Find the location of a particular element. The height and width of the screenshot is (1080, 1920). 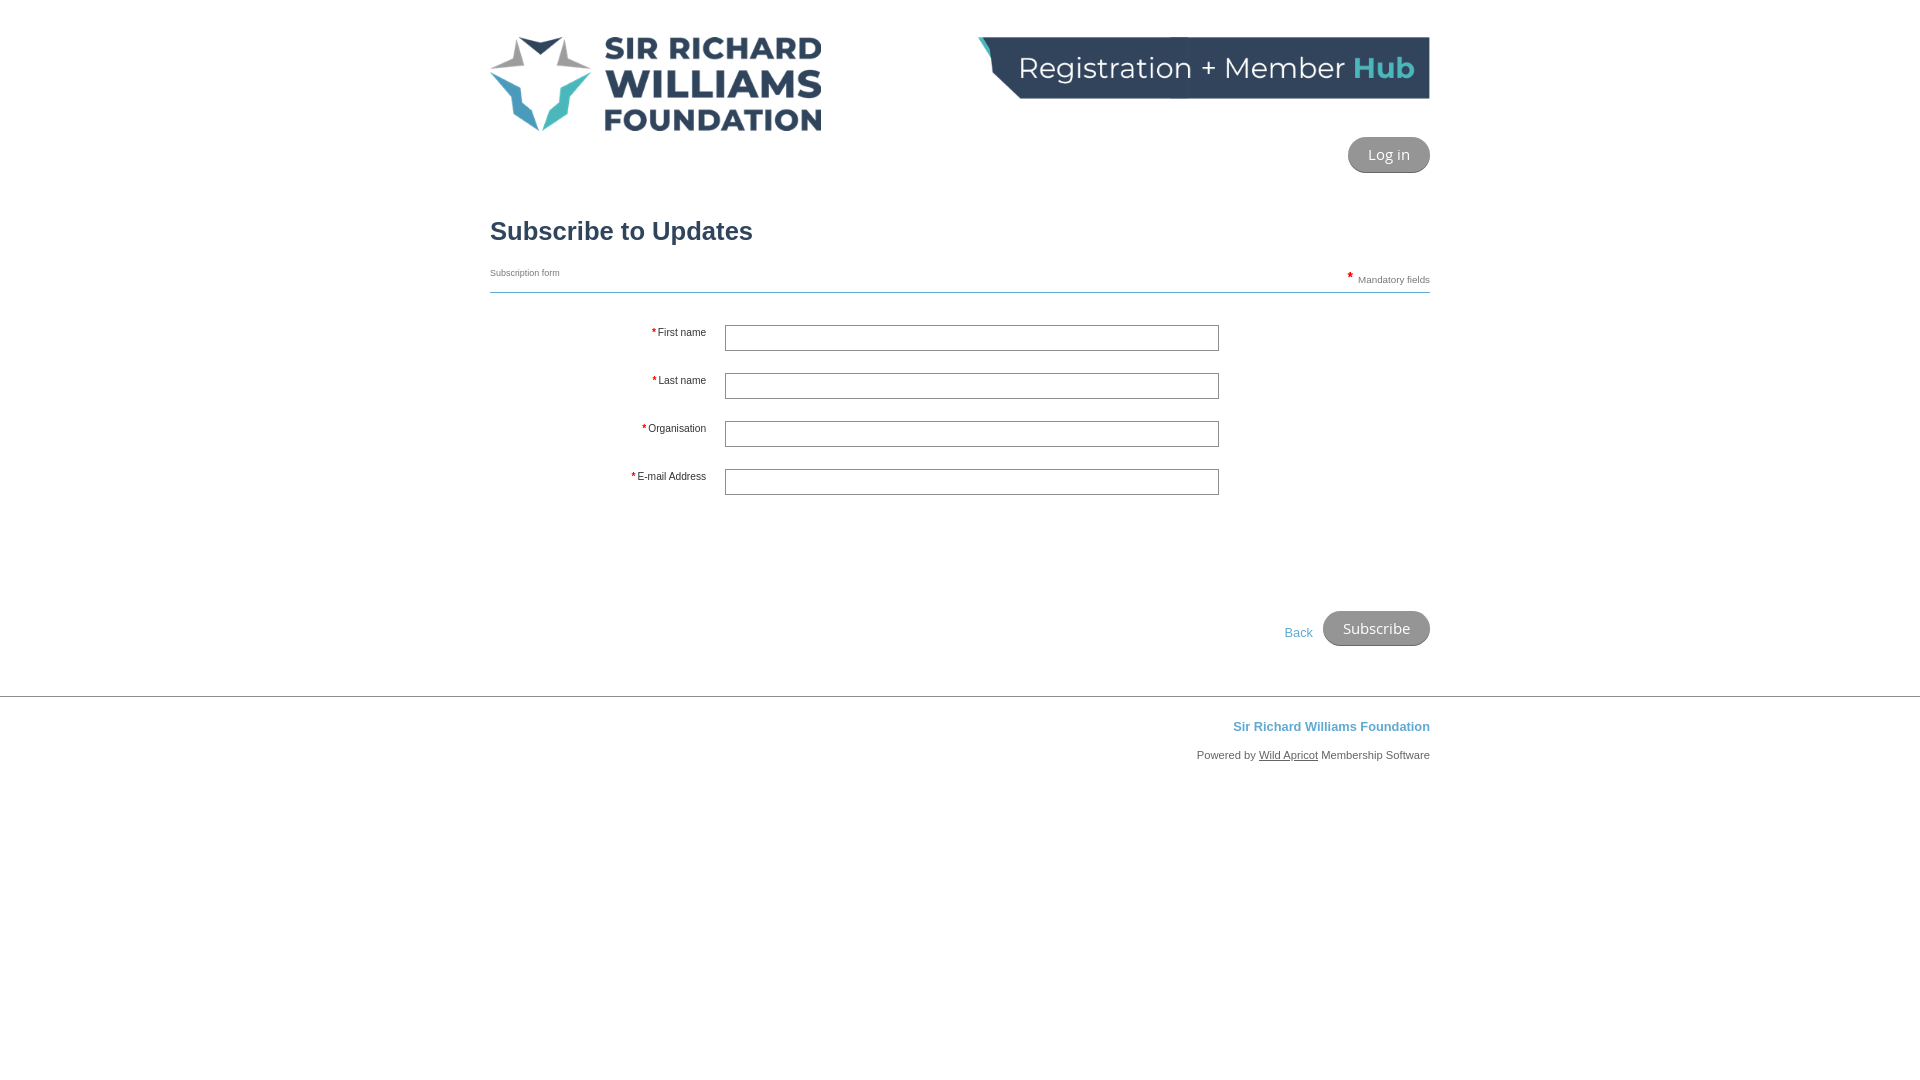

'Log in' is located at coordinates (1348, 153).